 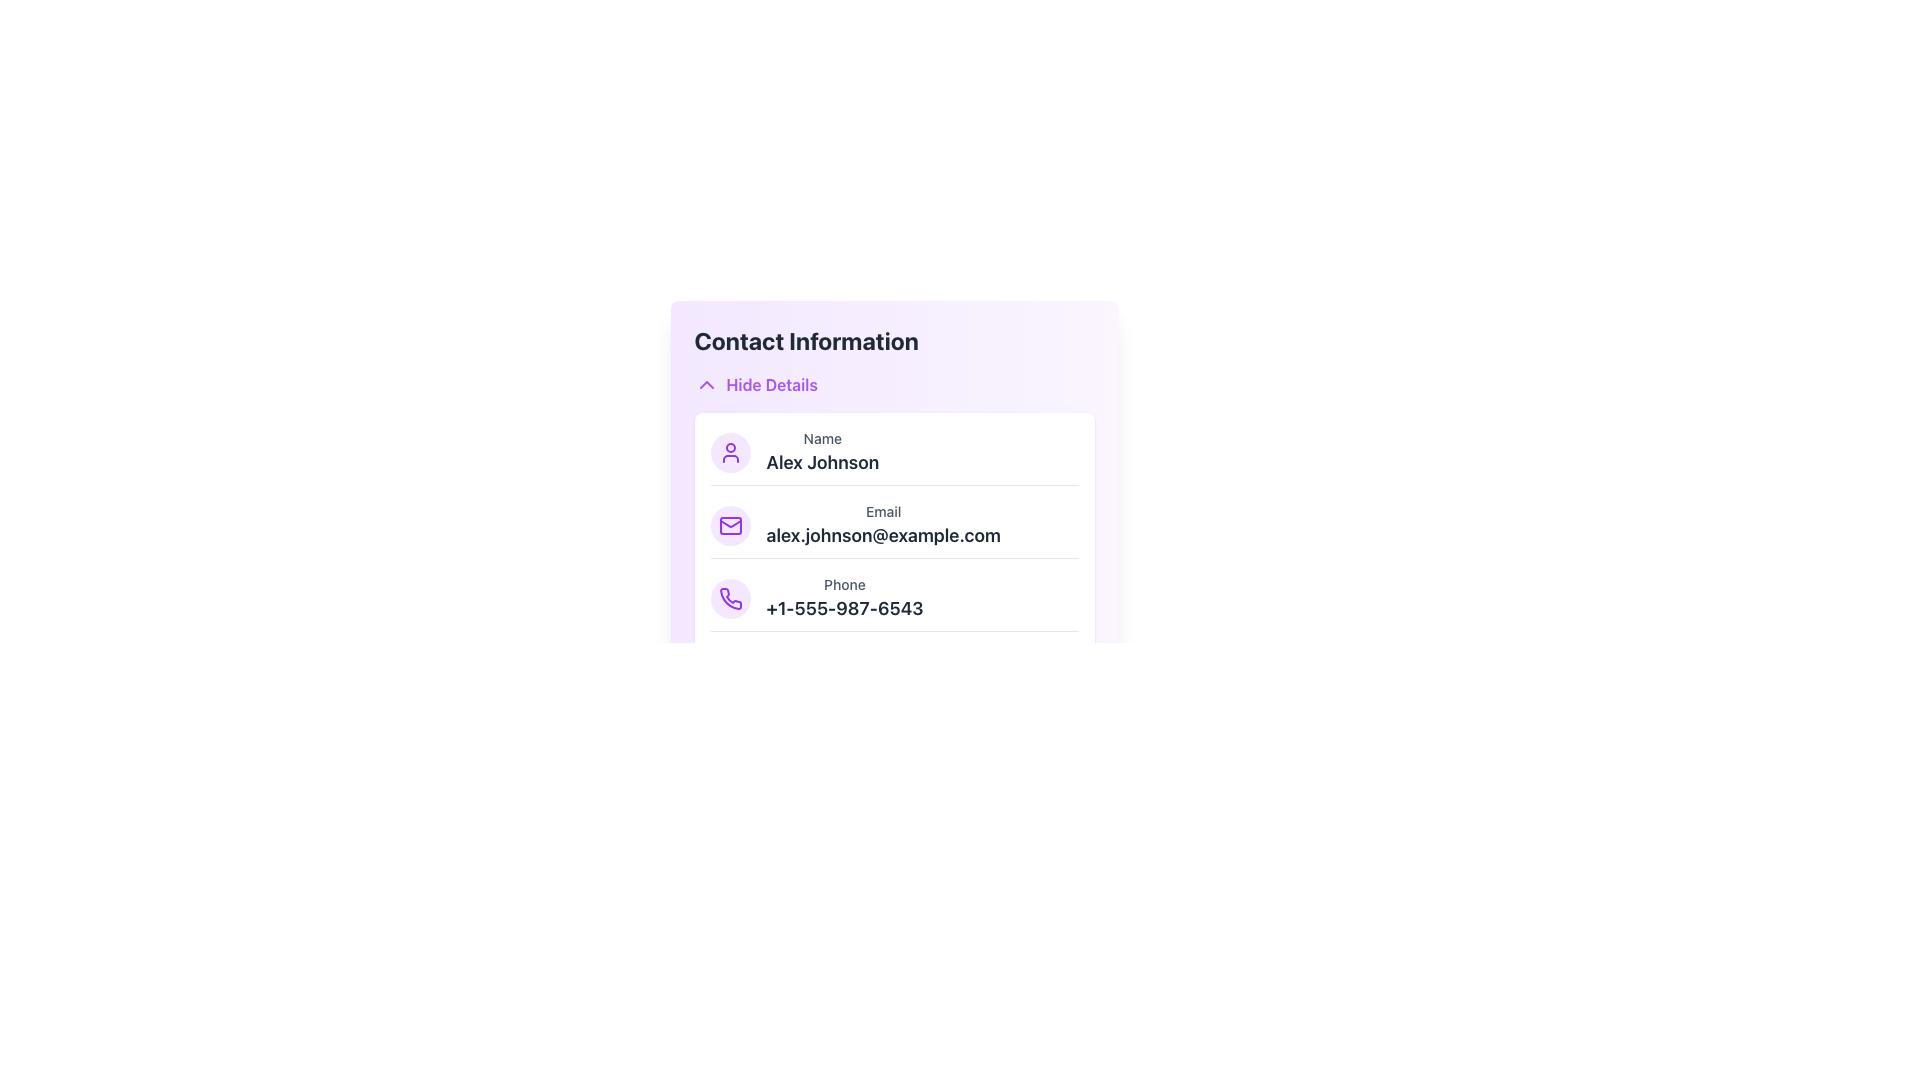 I want to click on the decorative email contact icon located to the left of the email address 'alex.johnson@example.com' in the 'Email' section of the contact information card, so click(x=729, y=524).